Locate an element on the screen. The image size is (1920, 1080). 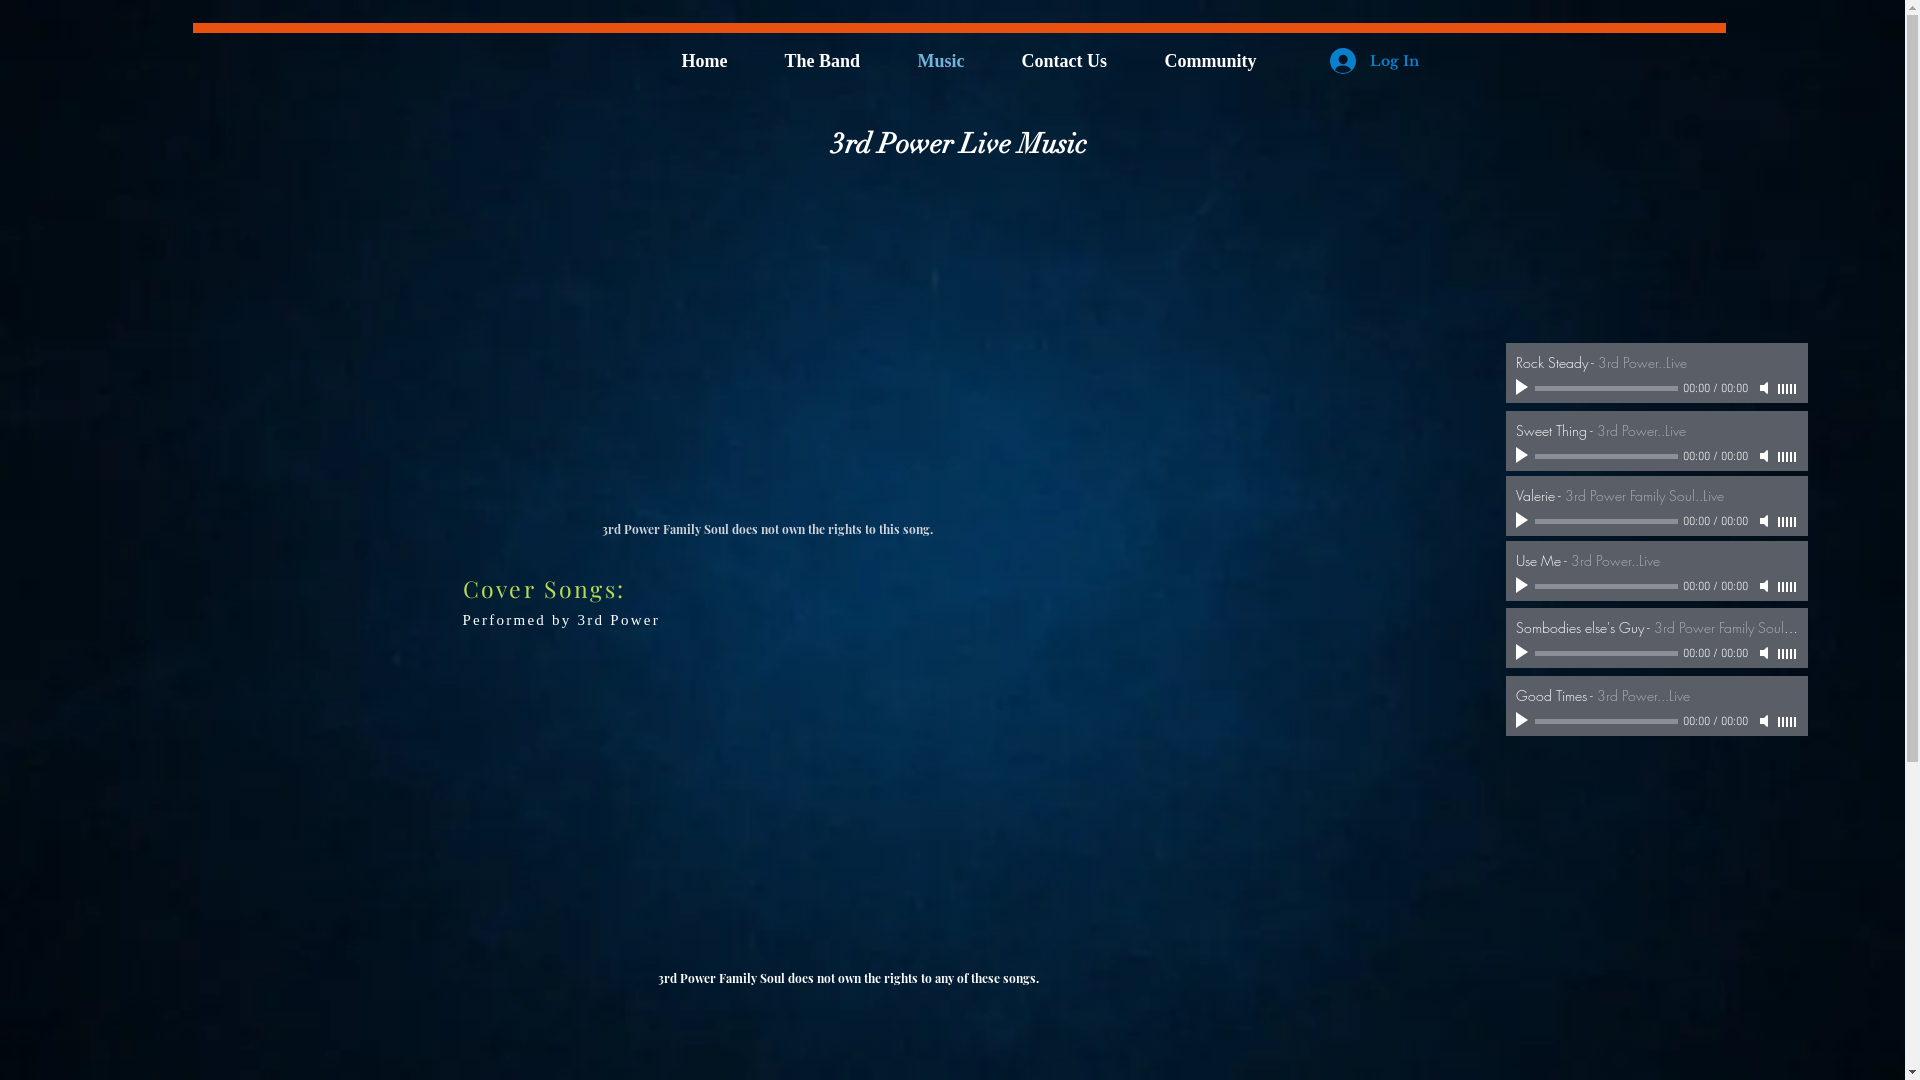
'Community' is located at coordinates (1223, 60).